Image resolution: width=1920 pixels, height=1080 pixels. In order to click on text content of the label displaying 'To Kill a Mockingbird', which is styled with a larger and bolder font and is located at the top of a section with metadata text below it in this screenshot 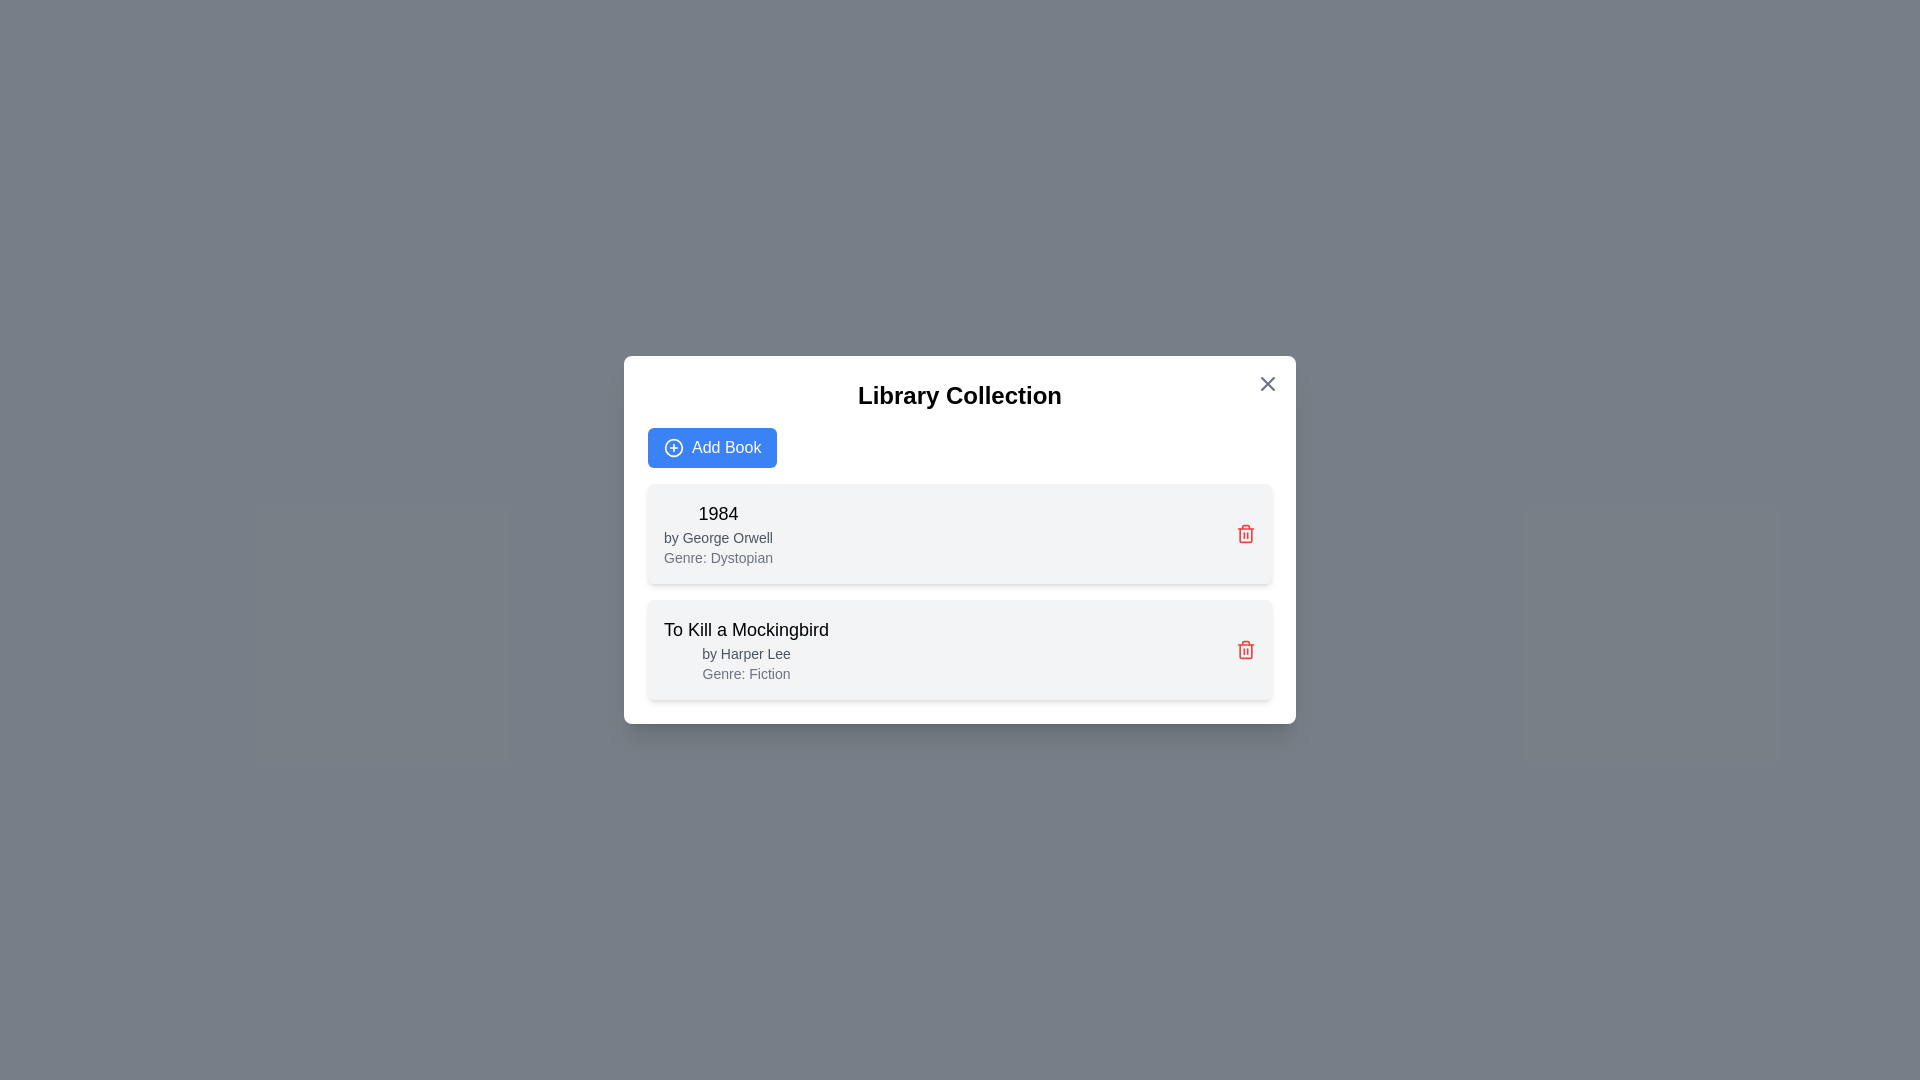, I will do `click(745, 628)`.